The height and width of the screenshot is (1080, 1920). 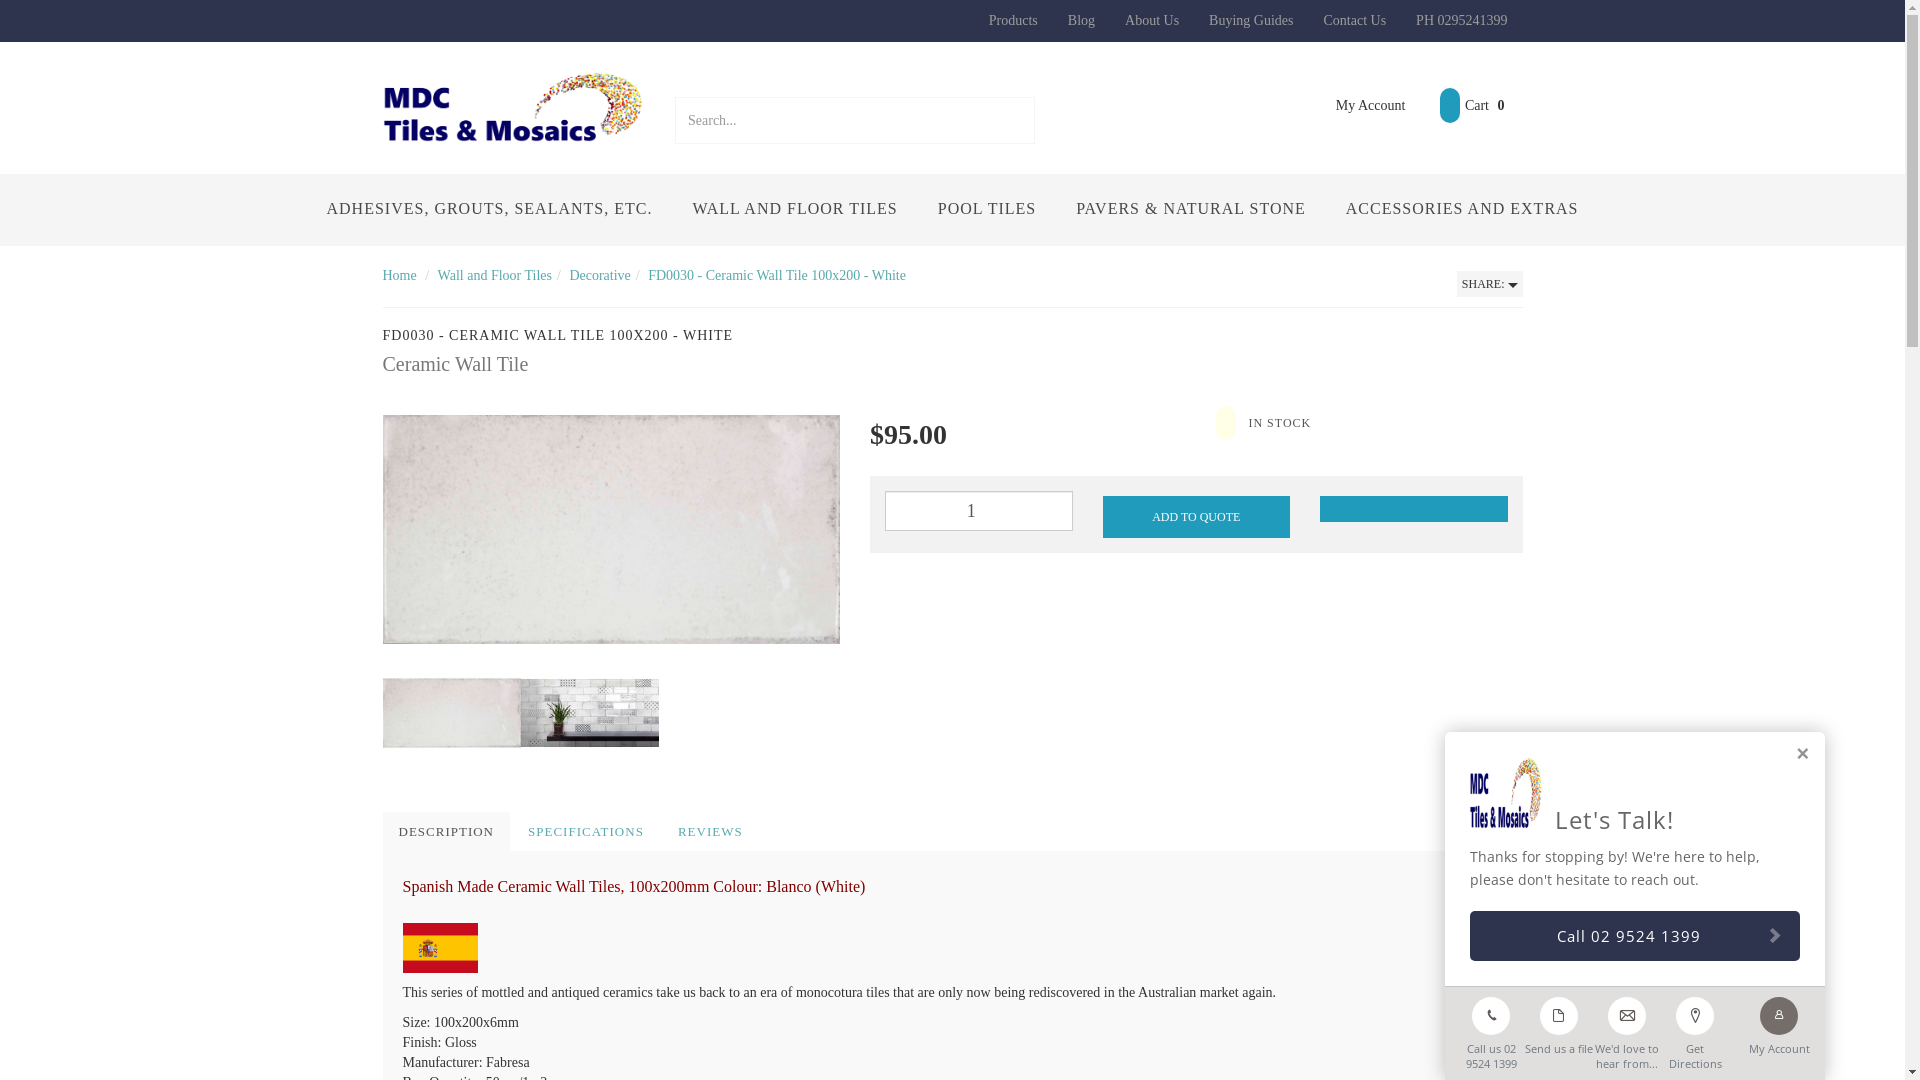 I want to click on 'POOL TILES', so click(x=987, y=209).